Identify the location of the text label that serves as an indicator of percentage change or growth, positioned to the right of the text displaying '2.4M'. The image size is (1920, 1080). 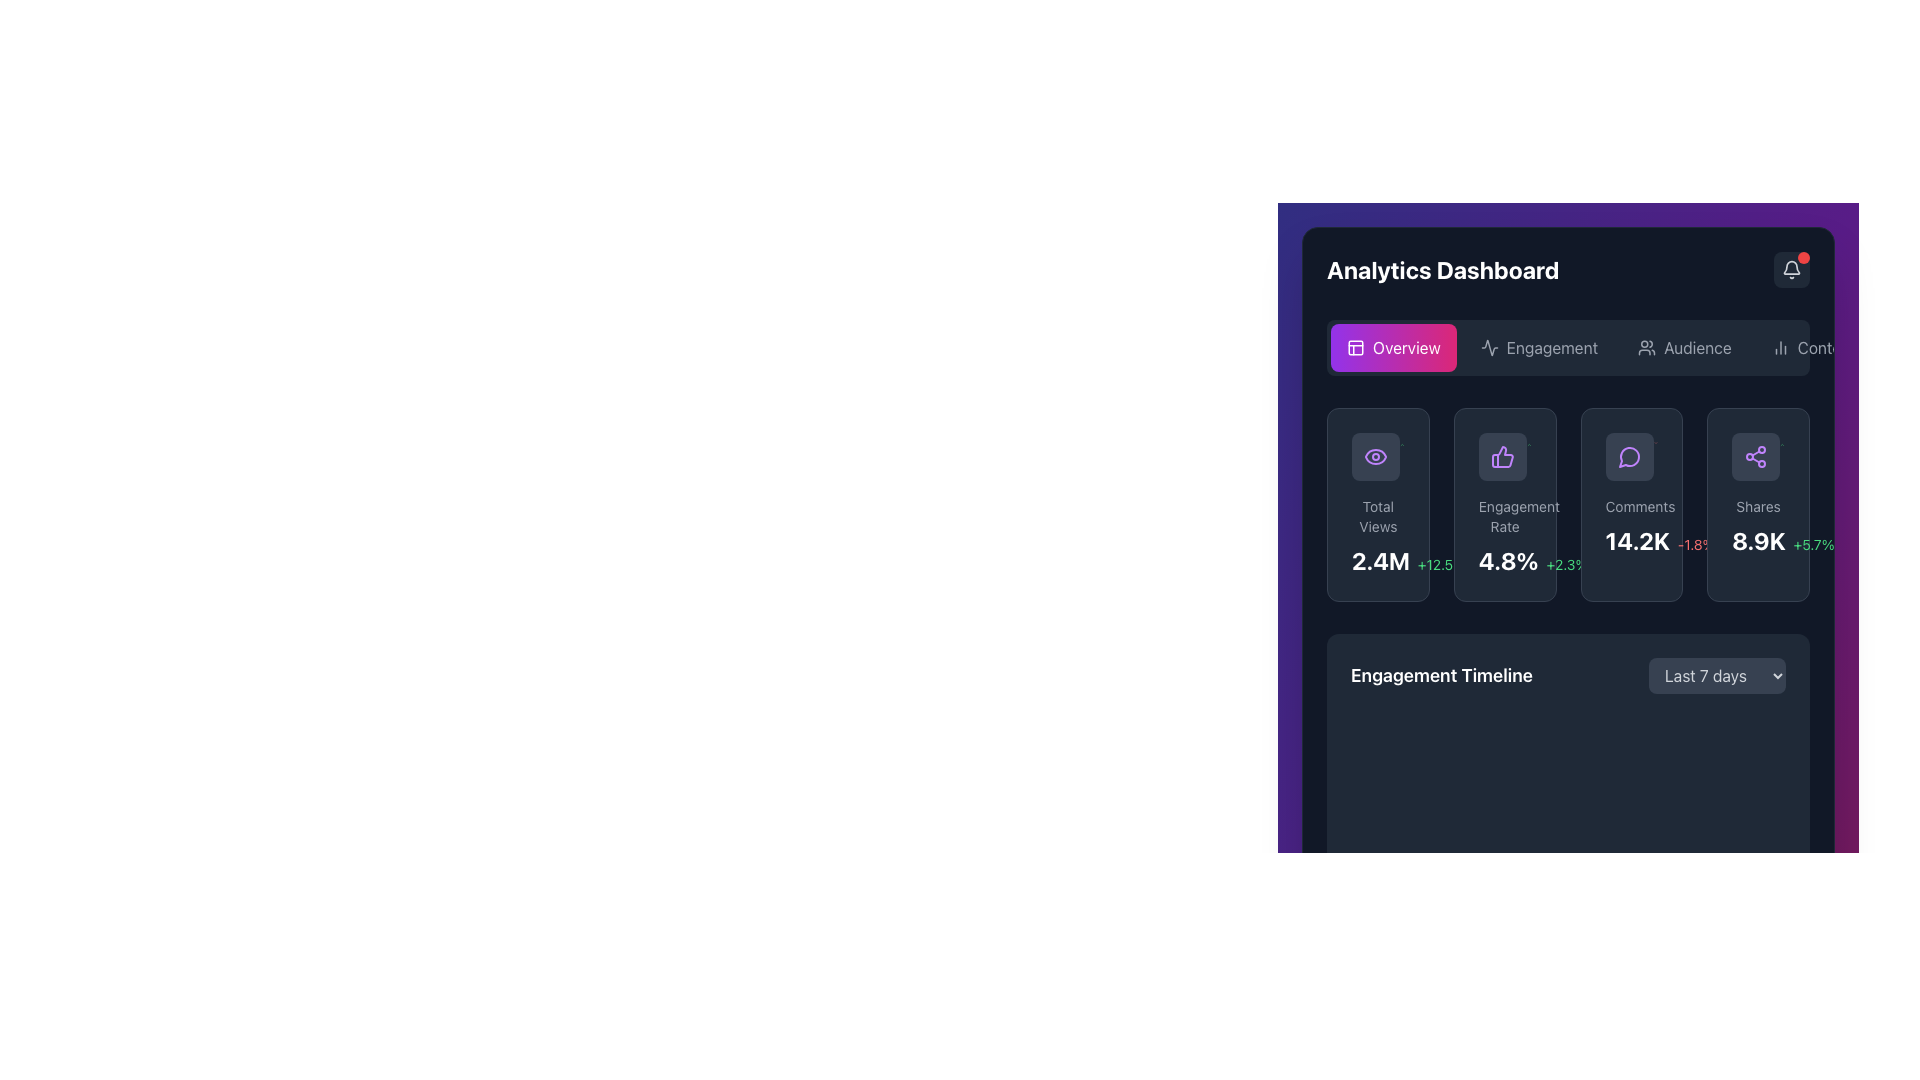
(1441, 564).